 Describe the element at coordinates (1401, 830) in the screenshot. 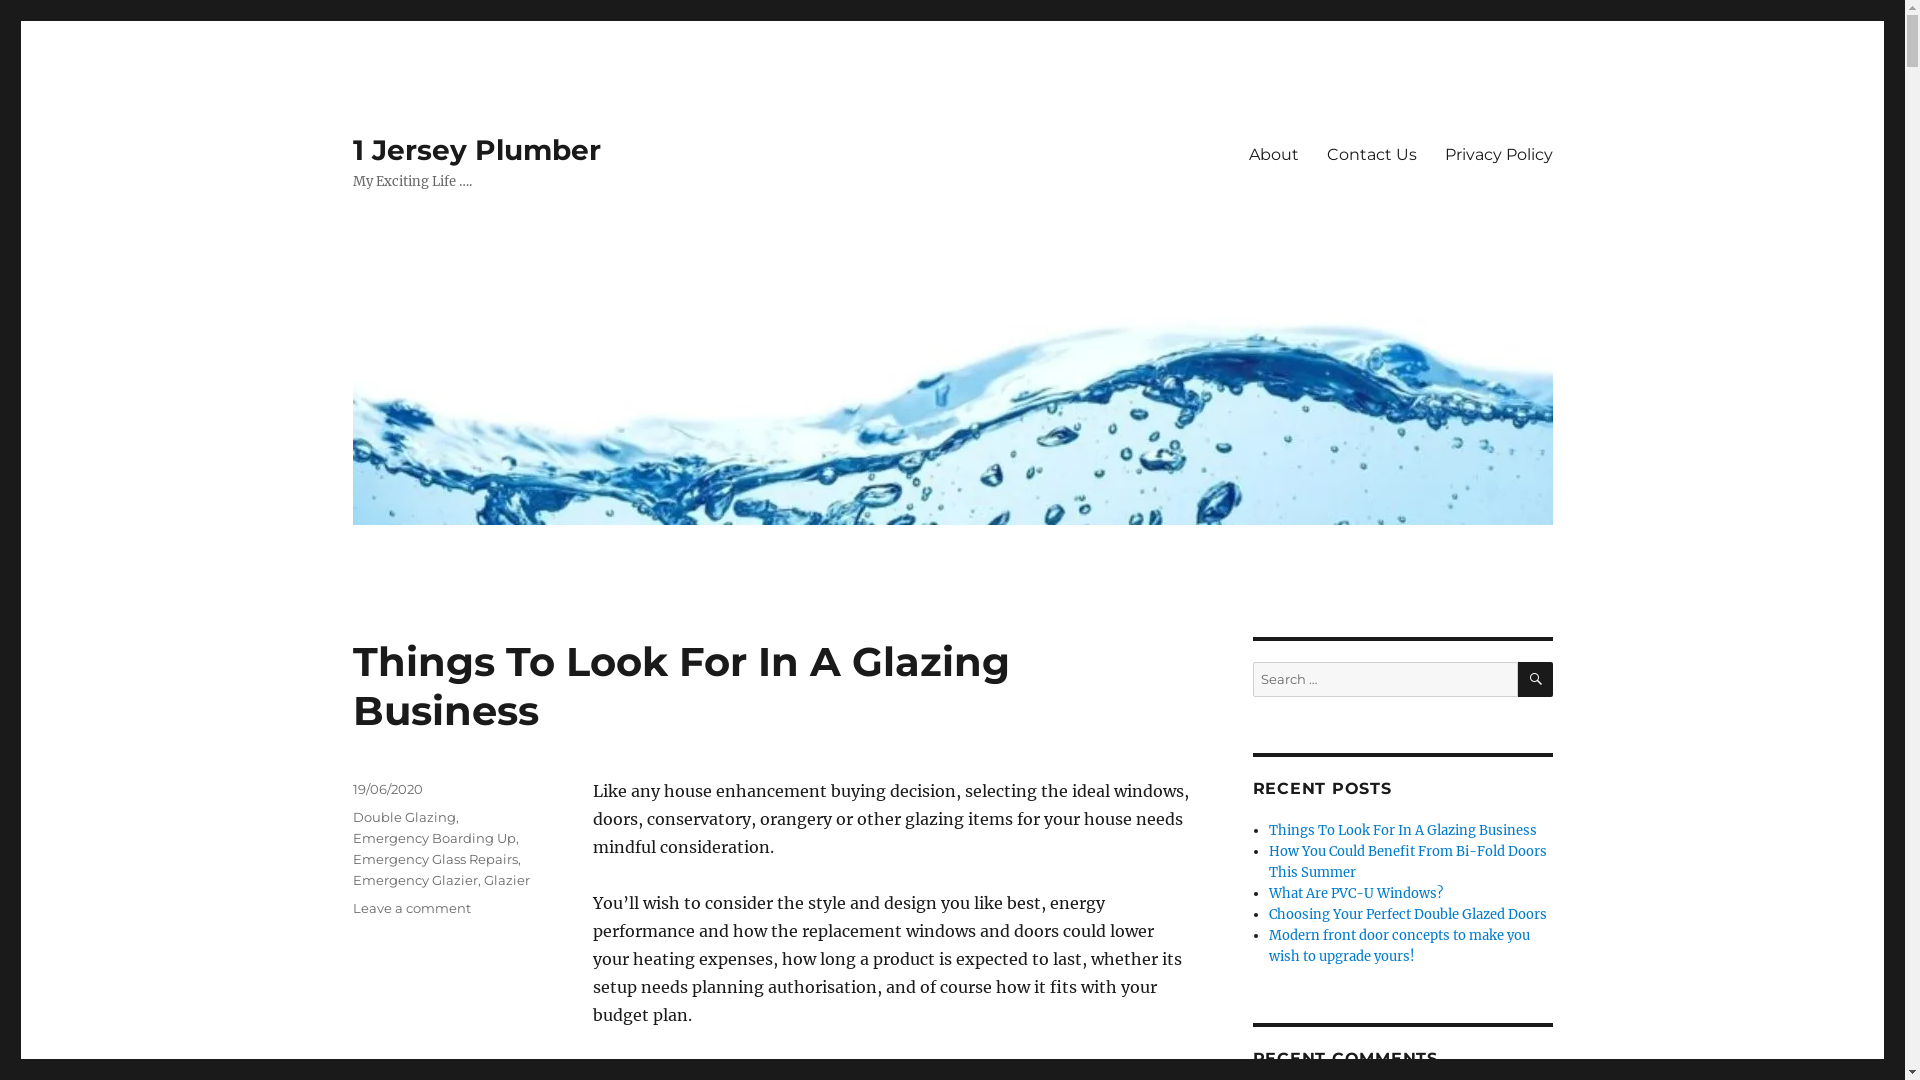

I see `'Things To Look For In A Glazing Business'` at that location.